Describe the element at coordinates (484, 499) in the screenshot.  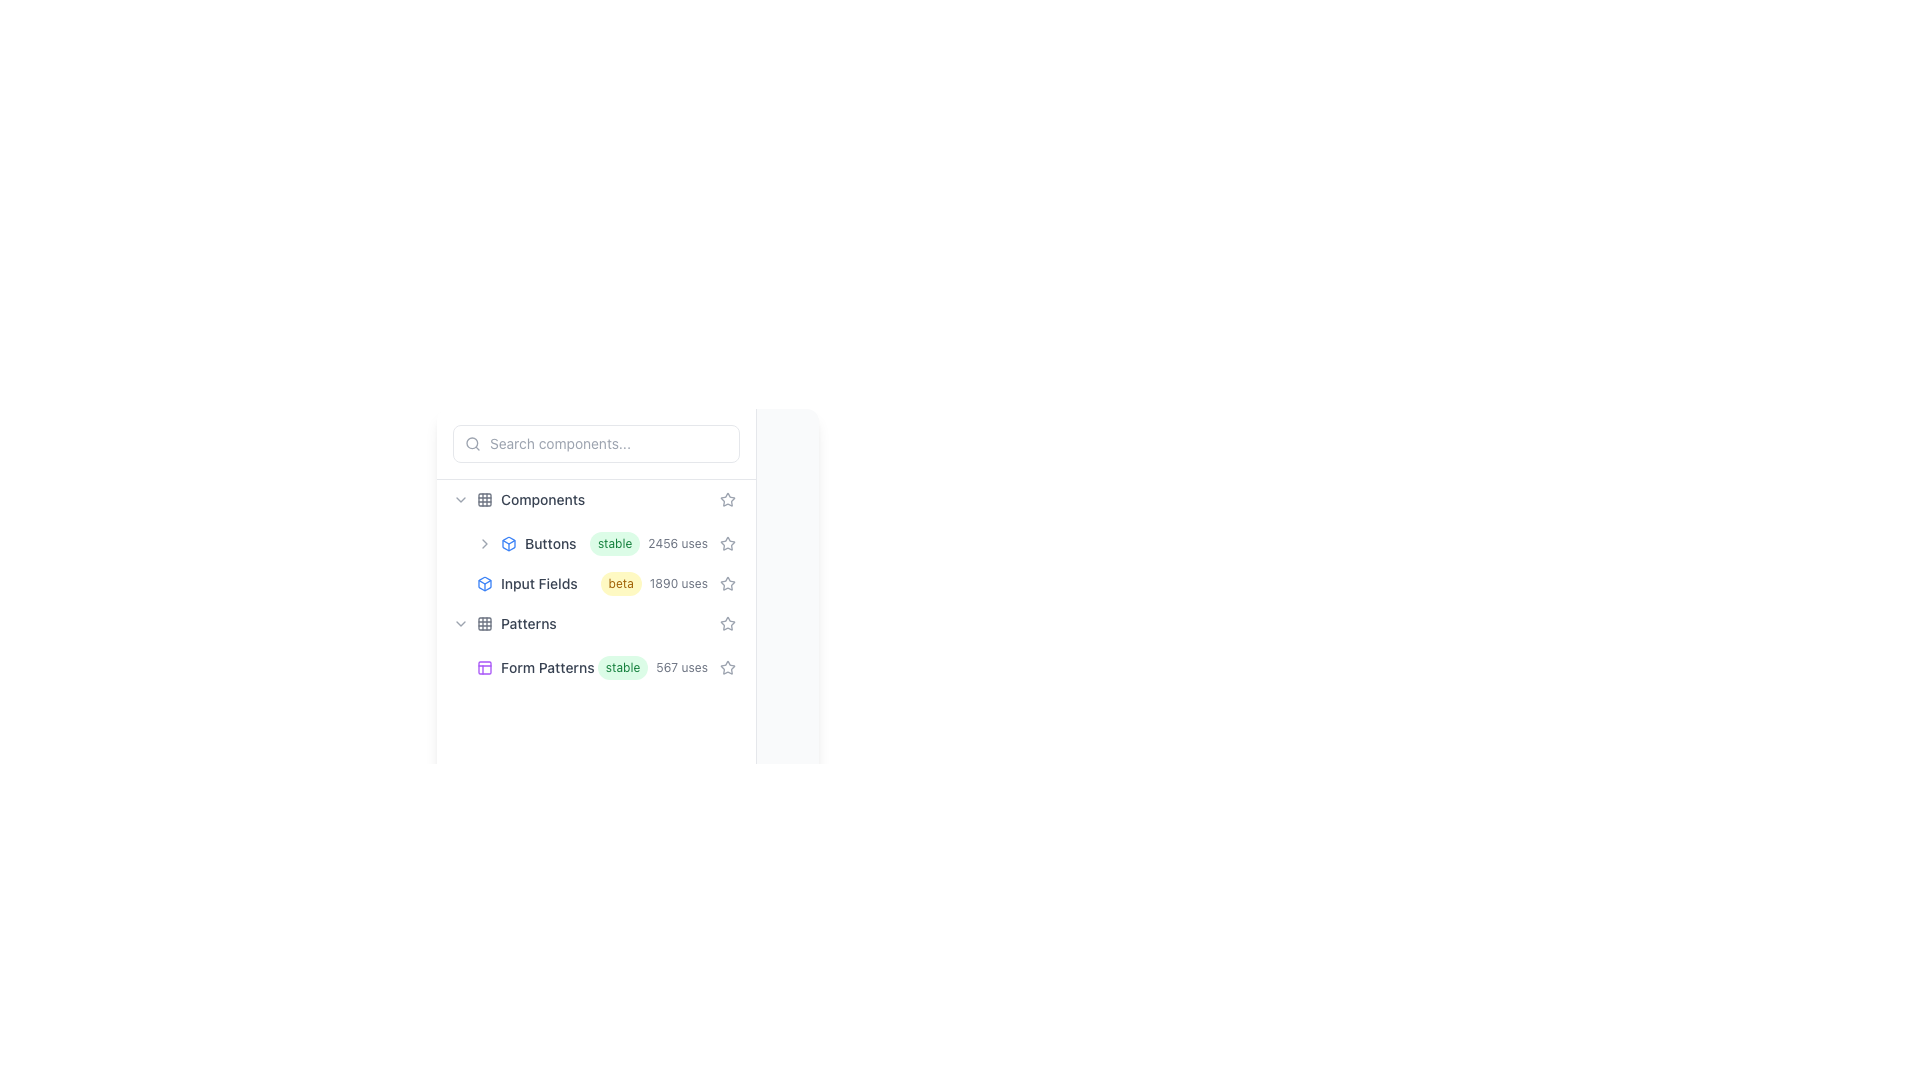
I see `the visual state of the top-left filled square in the 3x3 grid icon located in the toolbar or menu area` at that location.